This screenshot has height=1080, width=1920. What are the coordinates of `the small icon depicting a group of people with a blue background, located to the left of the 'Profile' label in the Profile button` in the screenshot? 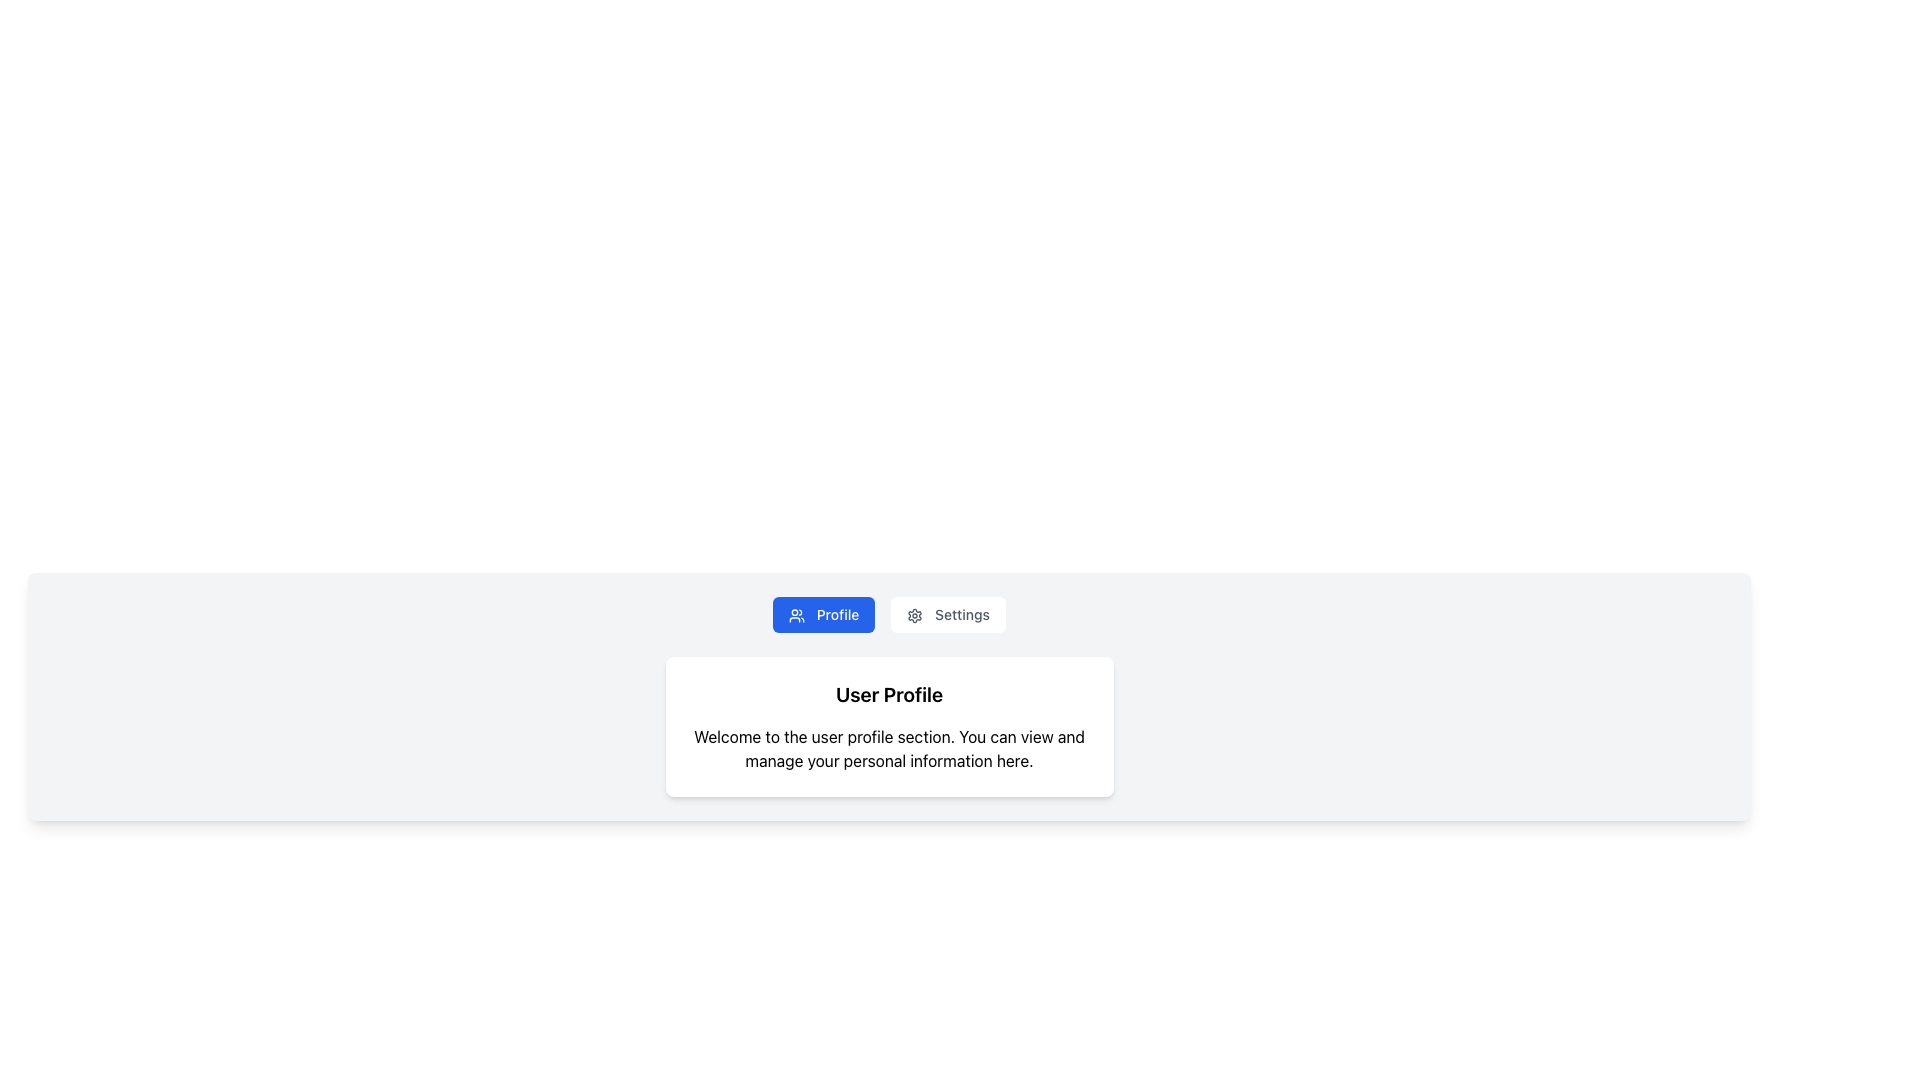 It's located at (795, 615).